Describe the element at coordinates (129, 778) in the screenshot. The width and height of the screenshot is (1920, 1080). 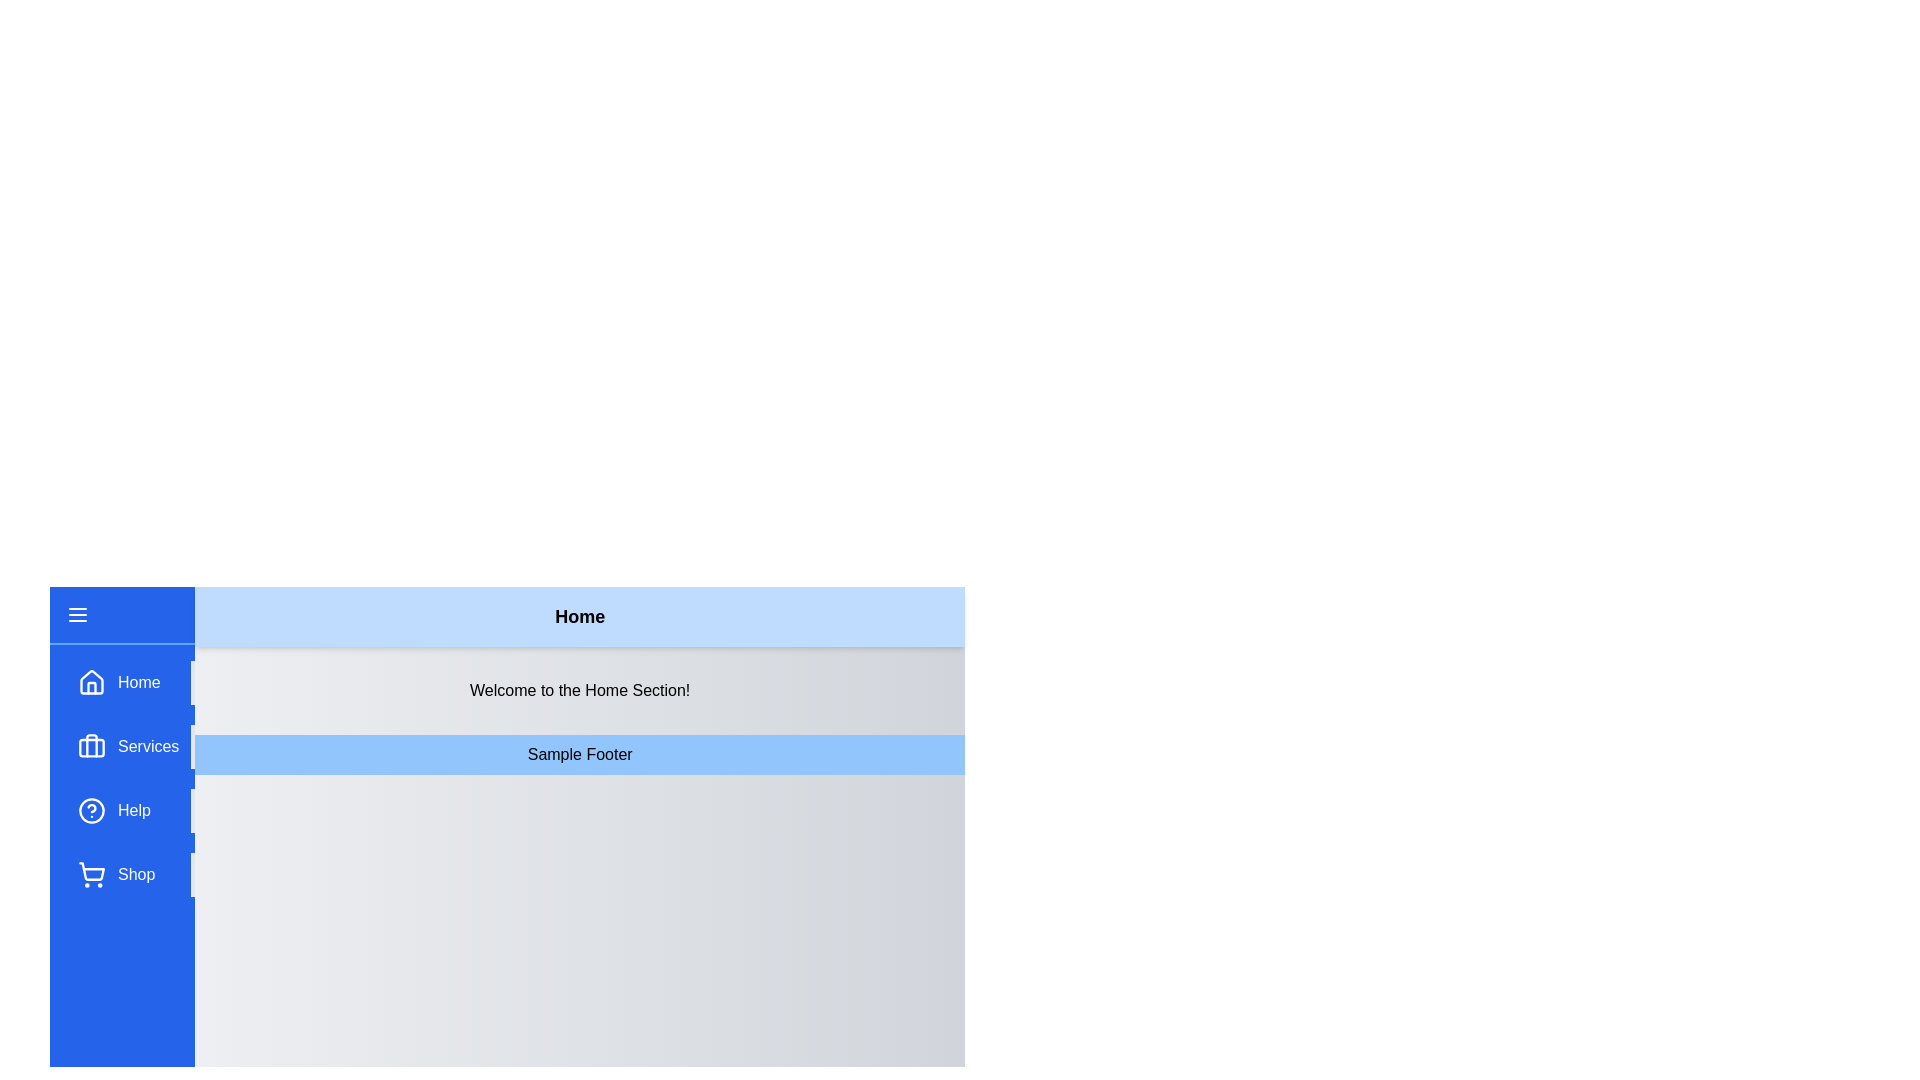
I see `the 'Help' item in the sidebar navigation menu` at that location.